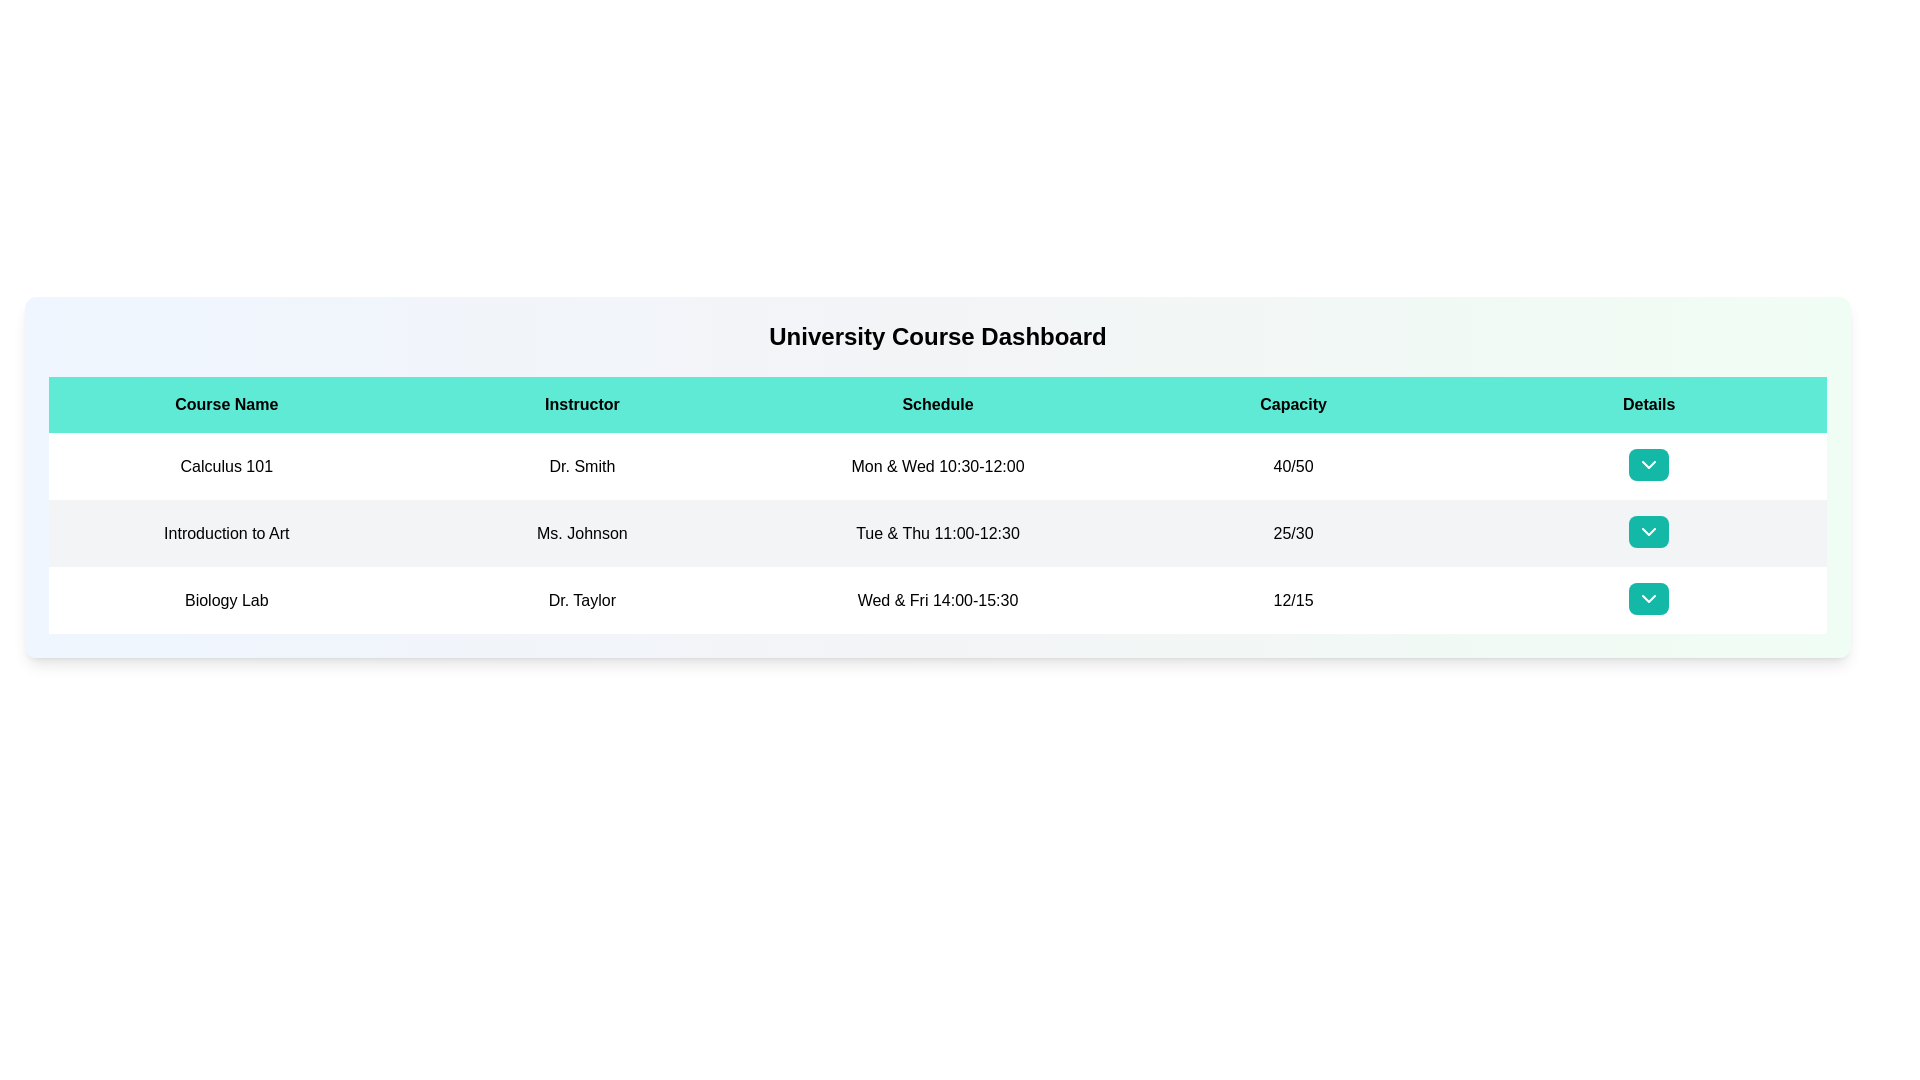 This screenshot has width=1920, height=1080. I want to click on the first row of the course listing table that summarizes details about a specific course, located directly above the 'Introduction to Art' row, so click(936, 466).